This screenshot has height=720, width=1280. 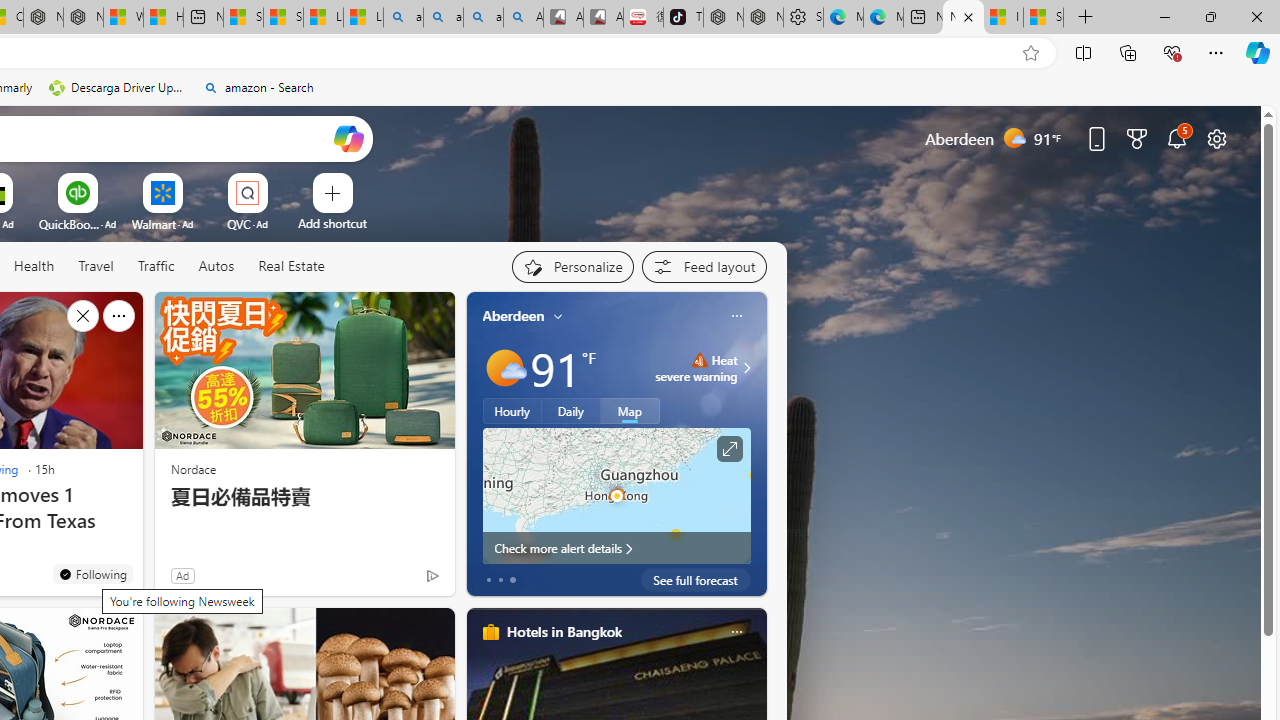 I want to click on 'Heat - Severe Heat severe warning', so click(x=696, y=367).